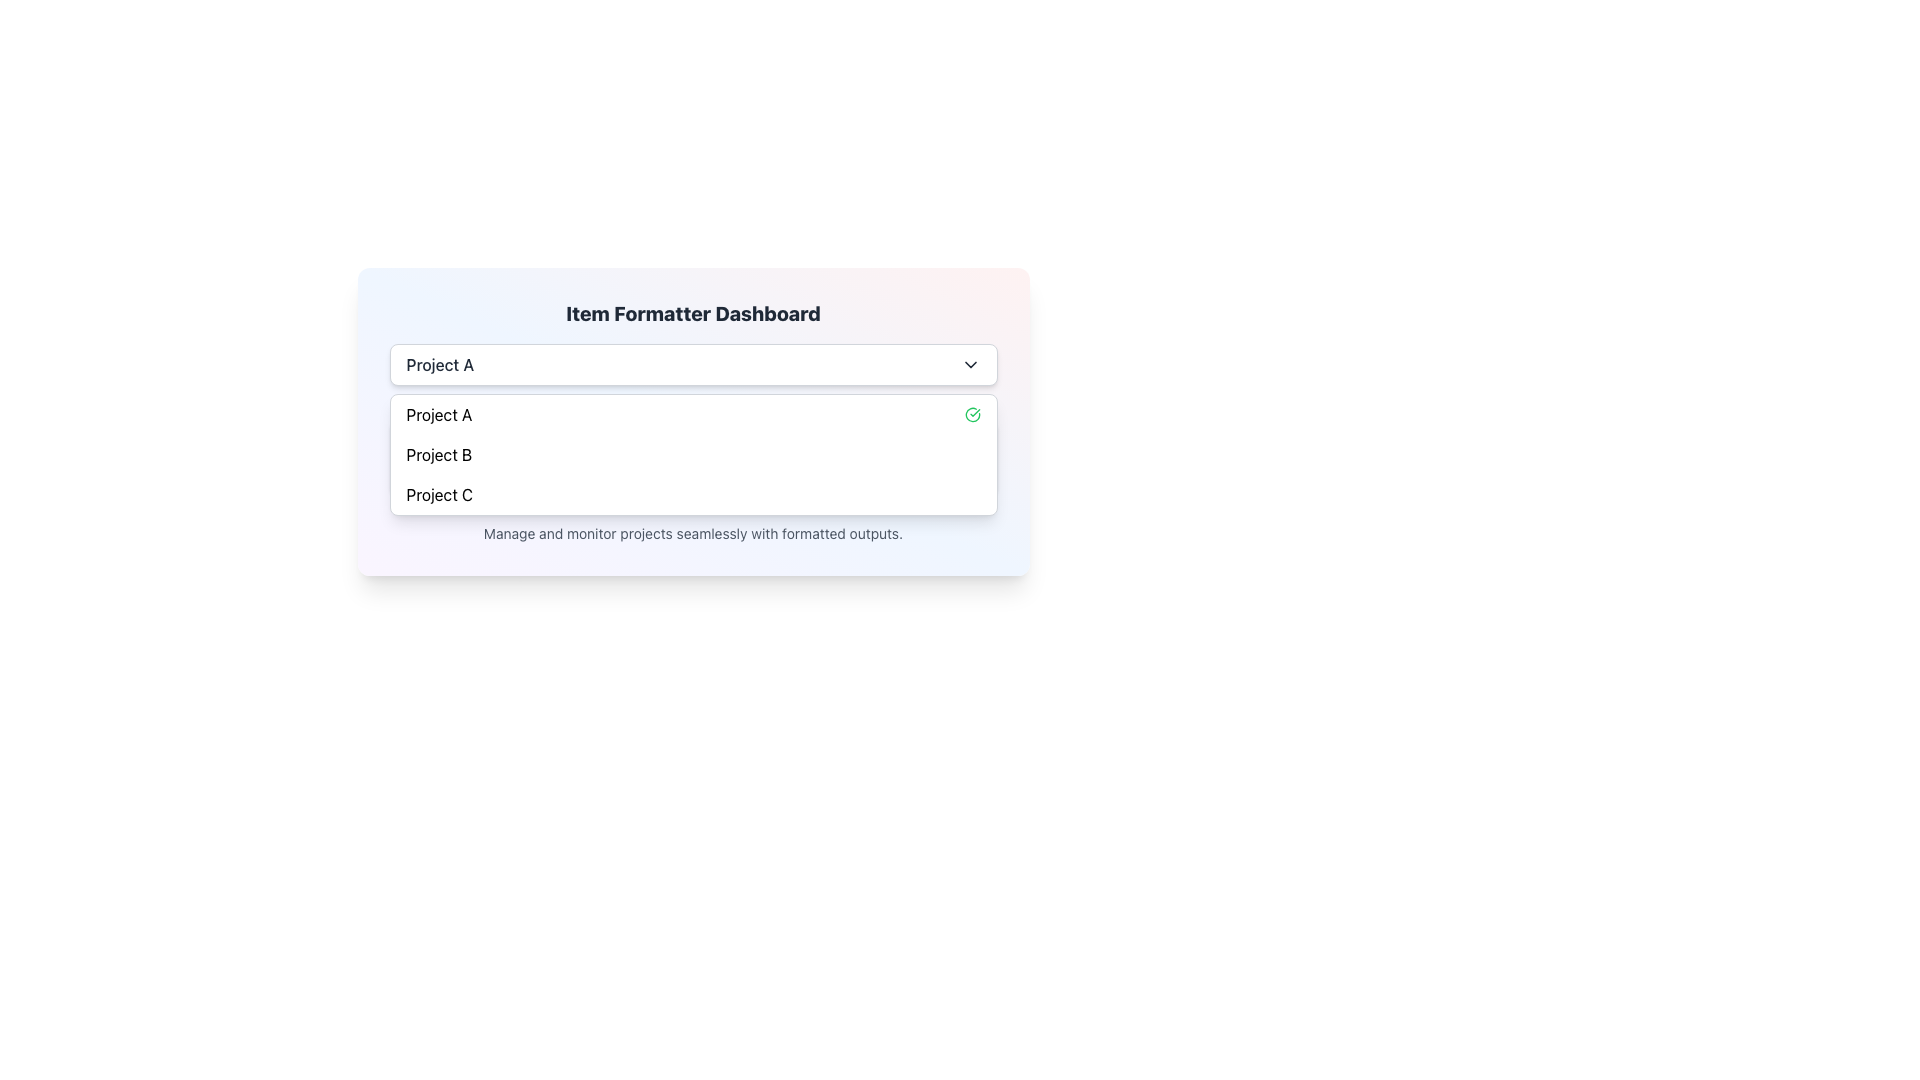 The image size is (1920, 1080). Describe the element at coordinates (693, 494) in the screenshot. I see `the third item in the dropdown menu` at that location.